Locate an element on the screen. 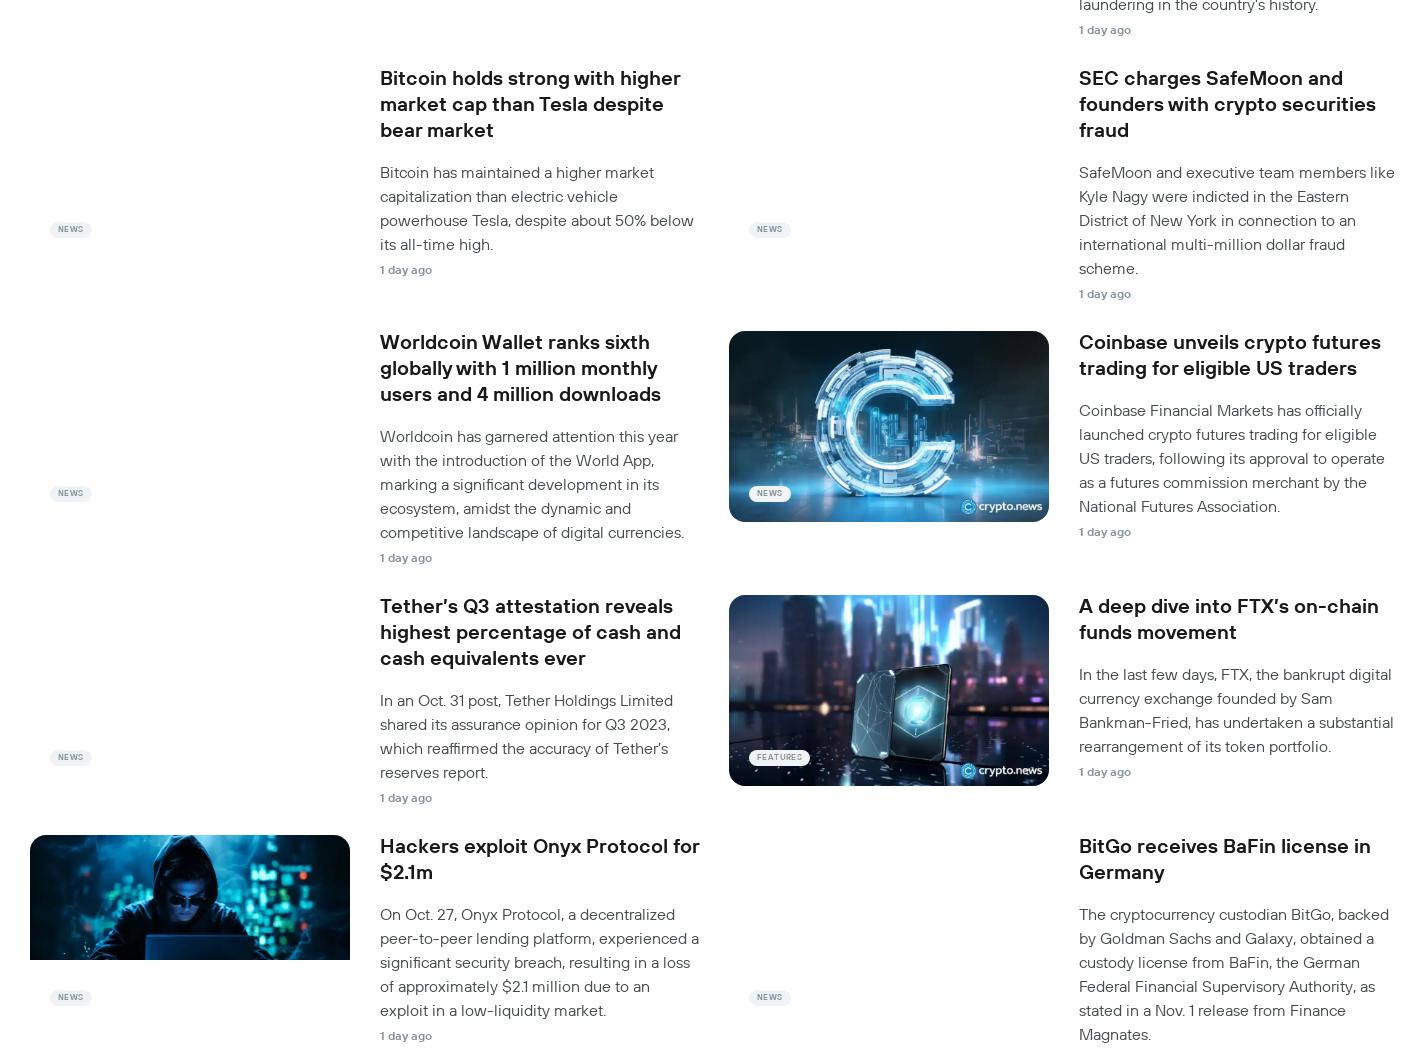  'The cryptocurrency custodian BitGo, backed by Goldman Sachs and Galaxy, obtained a custody license from BaFin, the German Federal Financial Supervisory Authority, as stated in a Nov. 1 release from Finance Magnates.' is located at coordinates (1233, 974).